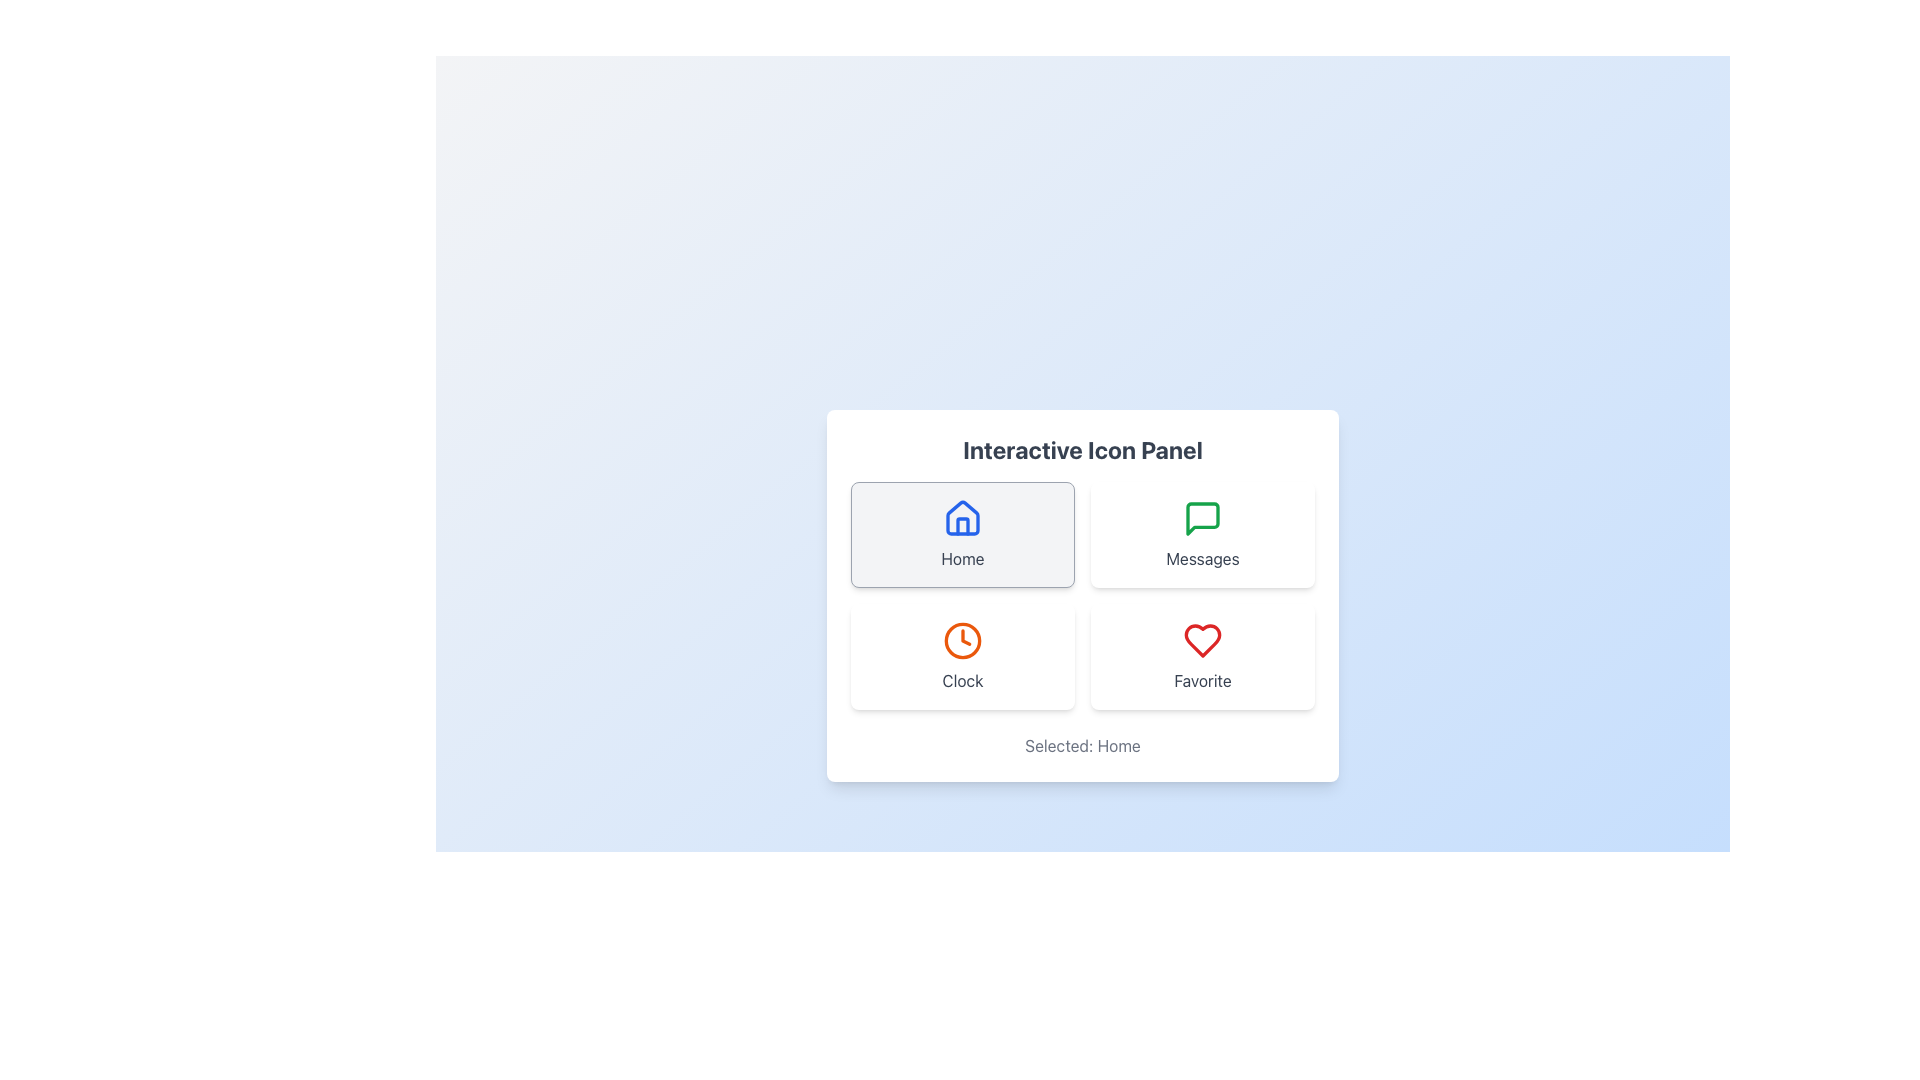  What do you see at coordinates (1202, 518) in the screenshot?
I see `the compact green speech bubble or message icon located in the 'Messages' group of the interactive icon panel, which is visually centered at the top of the section` at bounding box center [1202, 518].